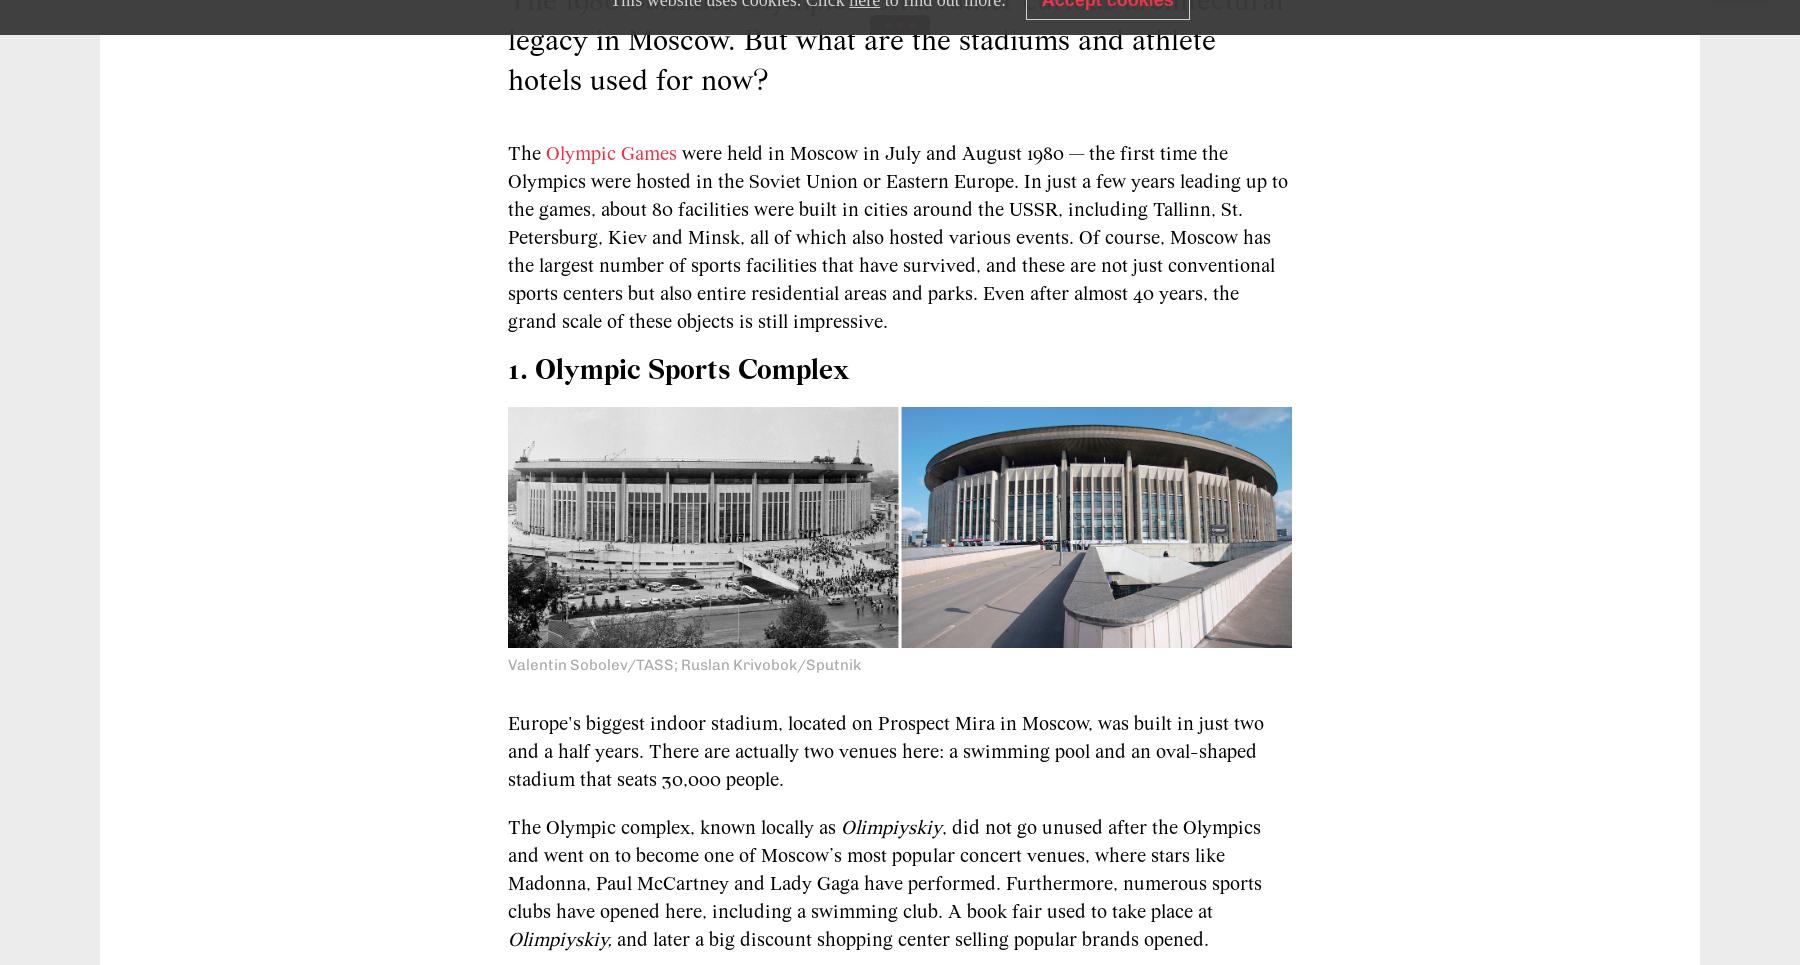 This screenshot has height=965, width=1800. Describe the element at coordinates (506, 826) in the screenshot. I see `'The Olympic complex, known locally as'` at that location.